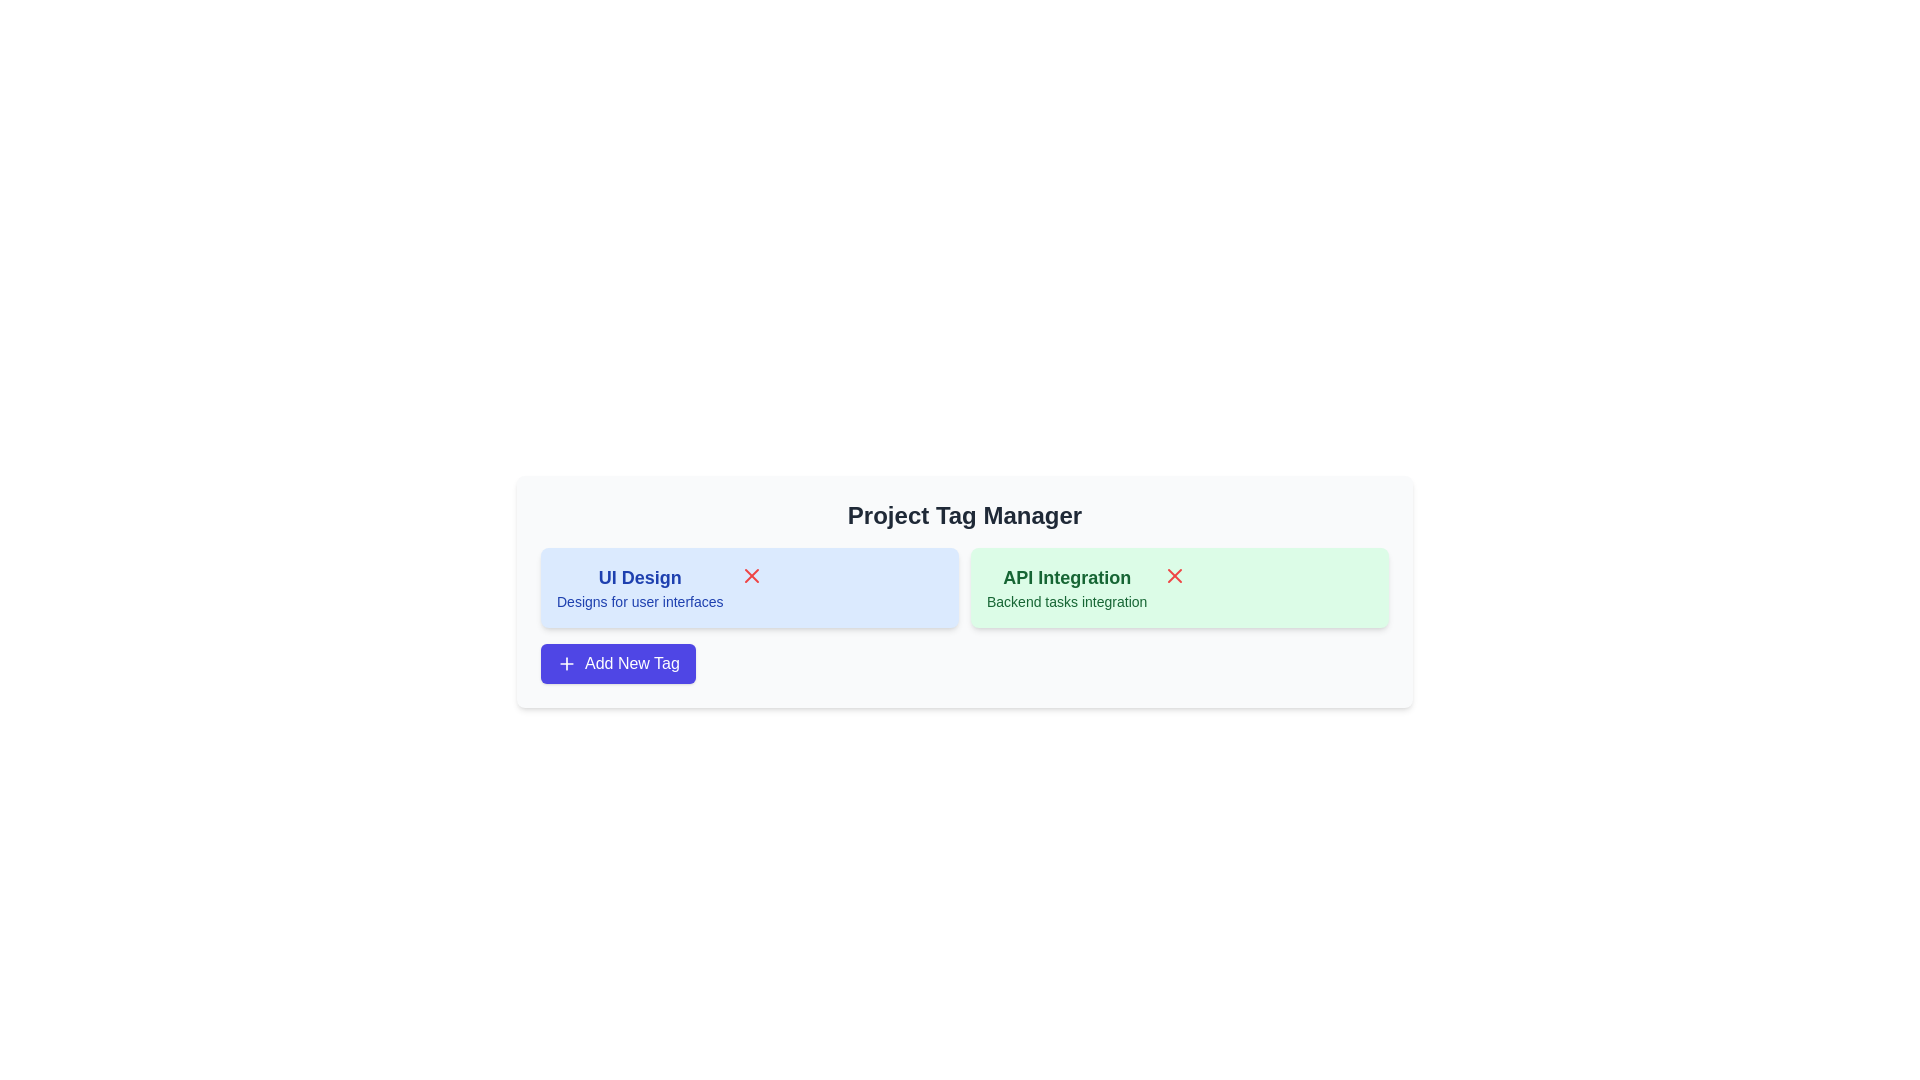  What do you see at coordinates (1066, 600) in the screenshot?
I see `label displaying the text 'Backend tasks integration' which is styled in green and located beneath the bolded title 'API Integration' within a light green box` at bounding box center [1066, 600].